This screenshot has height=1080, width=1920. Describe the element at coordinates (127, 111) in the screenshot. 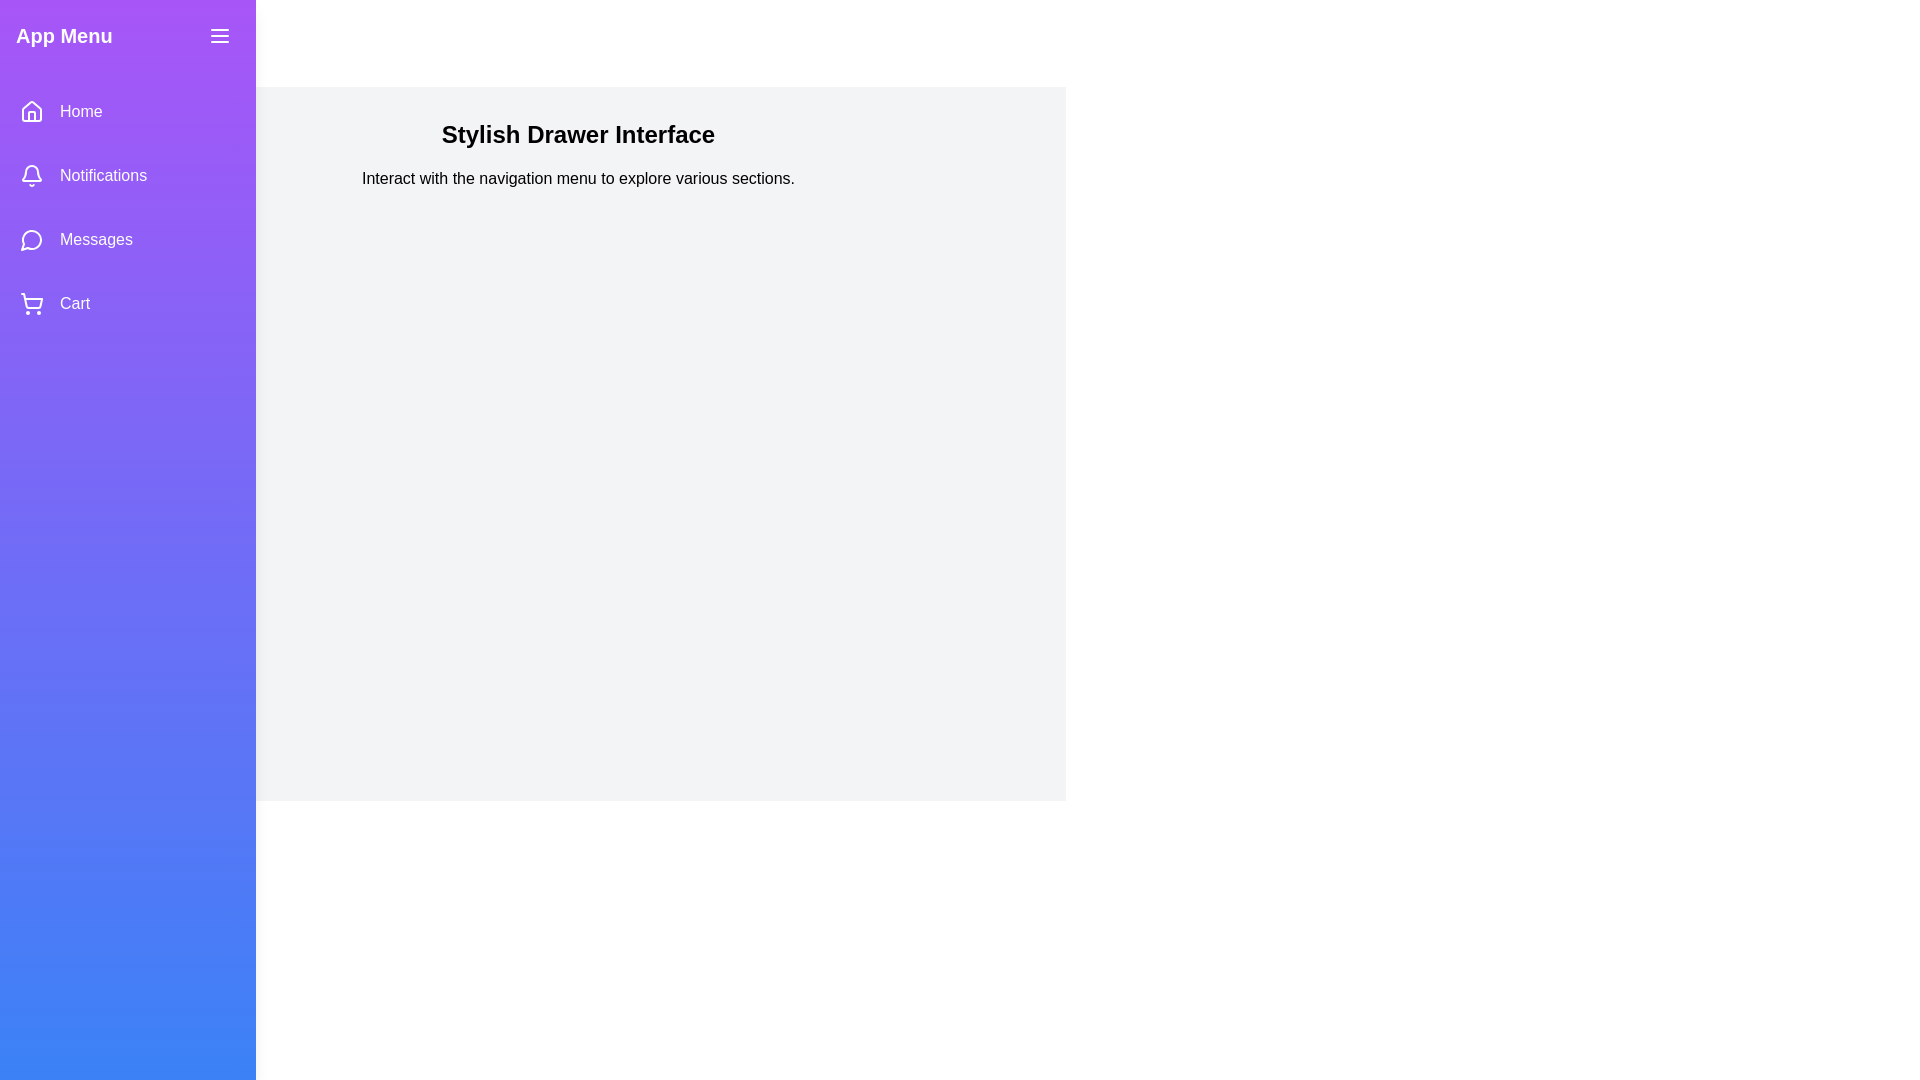

I see `the Home navigation option from the StylishDrawer menu` at that location.